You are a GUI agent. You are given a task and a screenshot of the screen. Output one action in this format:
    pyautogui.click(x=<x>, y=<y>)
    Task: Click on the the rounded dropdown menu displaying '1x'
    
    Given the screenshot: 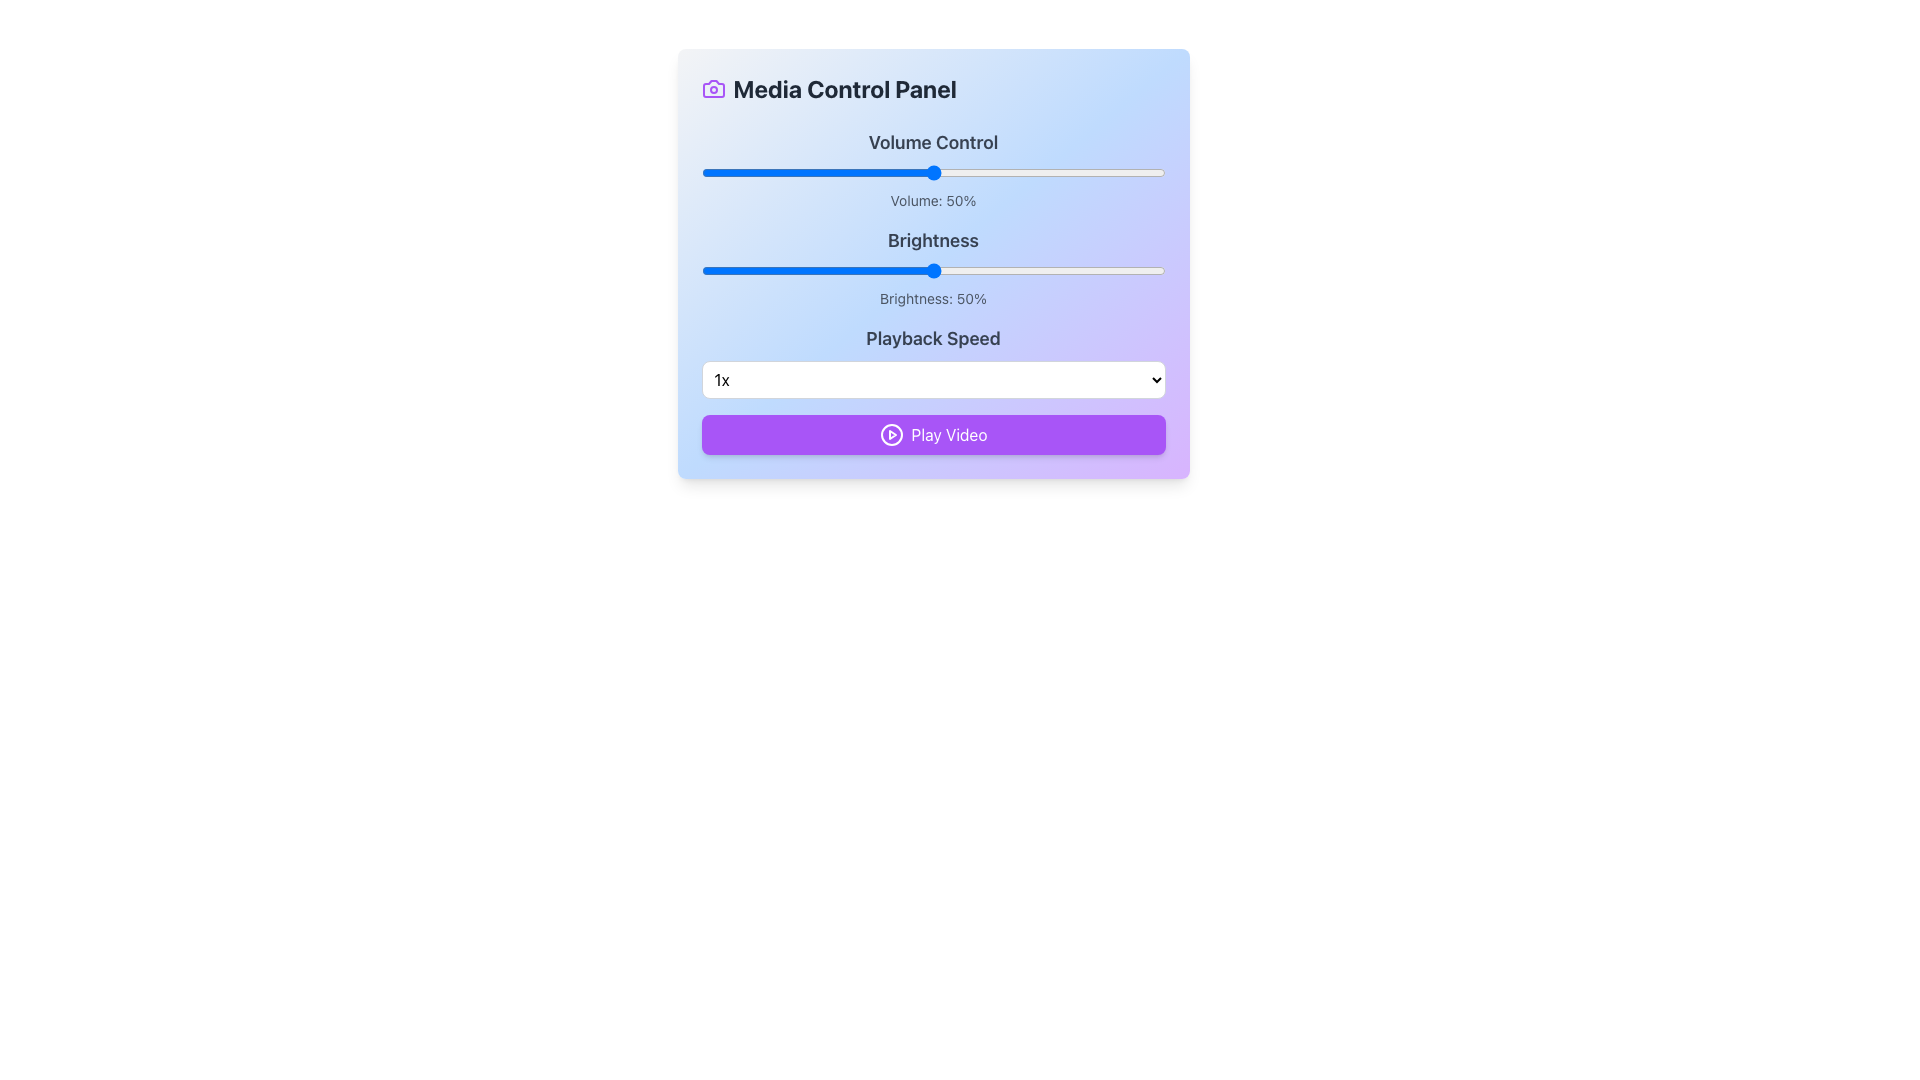 What is the action you would take?
    pyautogui.click(x=932, y=380)
    